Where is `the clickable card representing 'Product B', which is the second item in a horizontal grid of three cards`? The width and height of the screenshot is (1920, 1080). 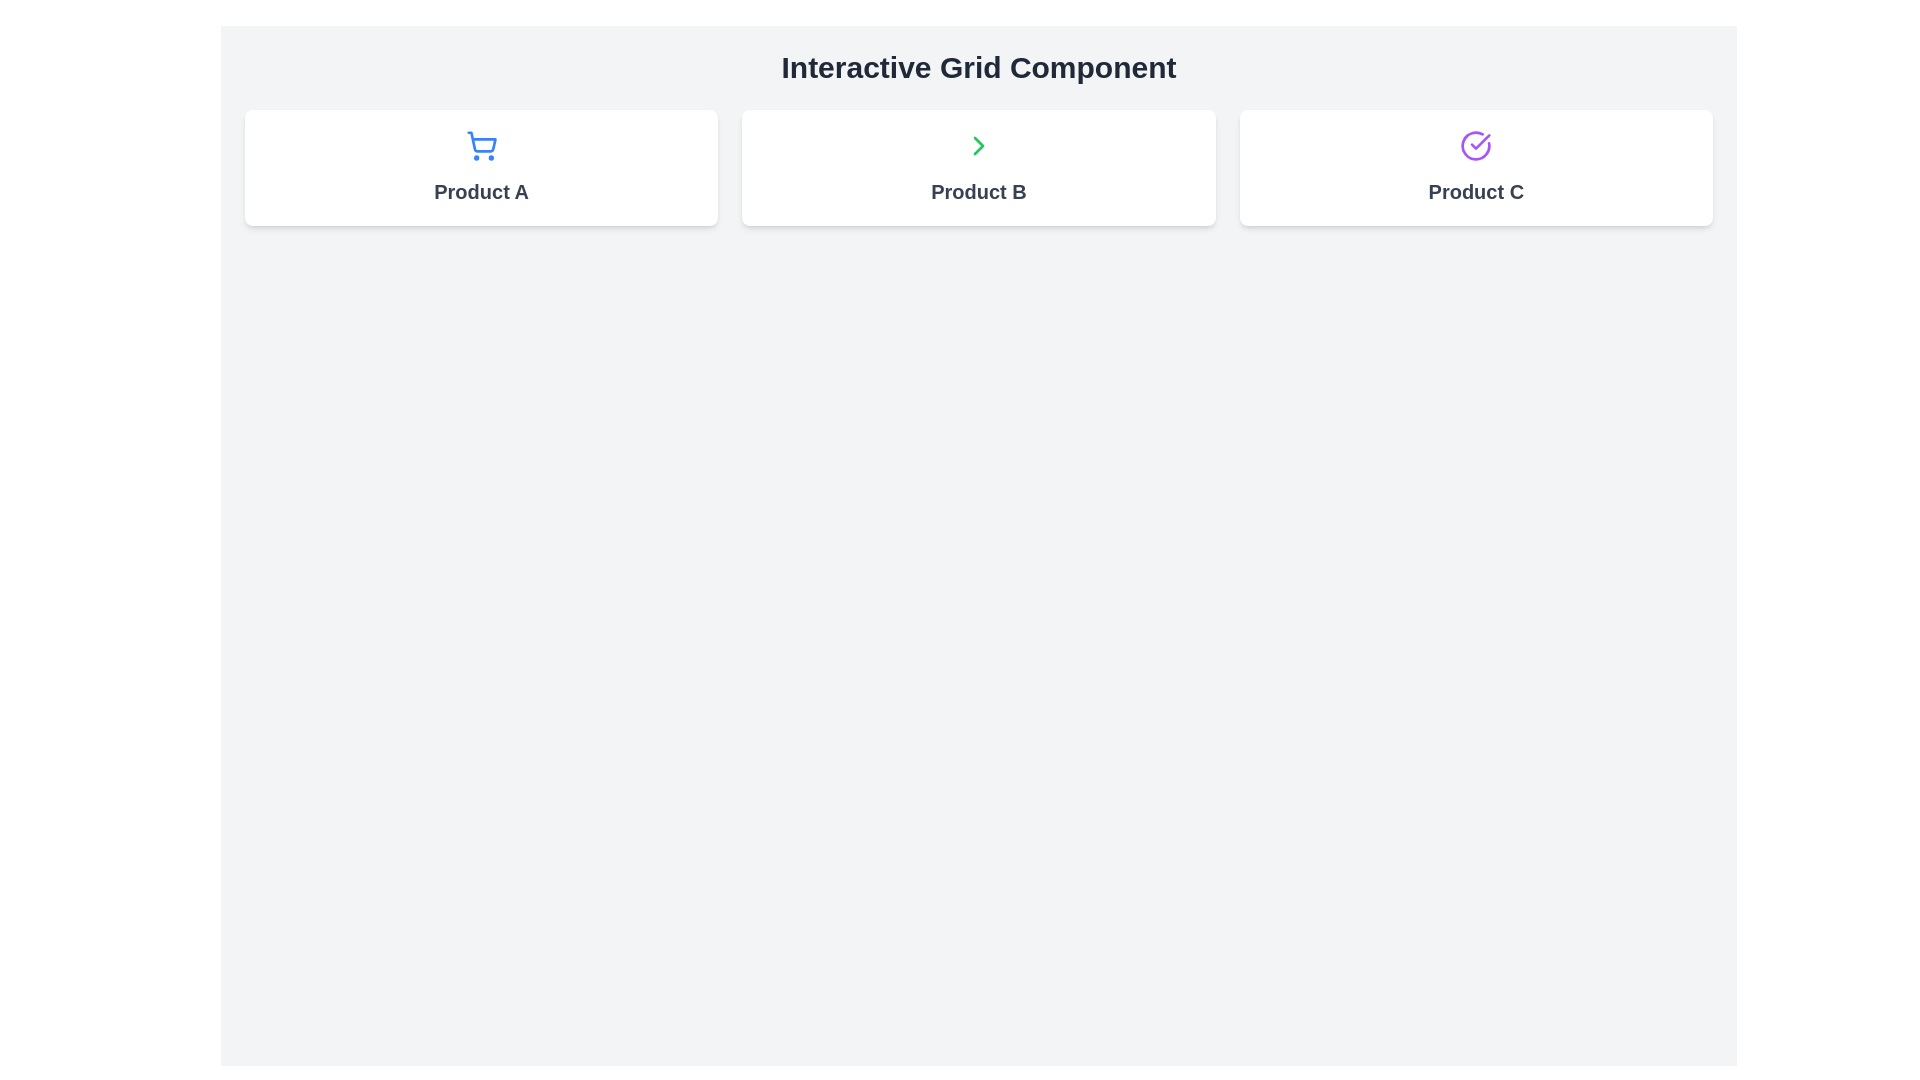 the clickable card representing 'Product B', which is the second item in a horizontal grid of three cards is located at coordinates (979, 167).